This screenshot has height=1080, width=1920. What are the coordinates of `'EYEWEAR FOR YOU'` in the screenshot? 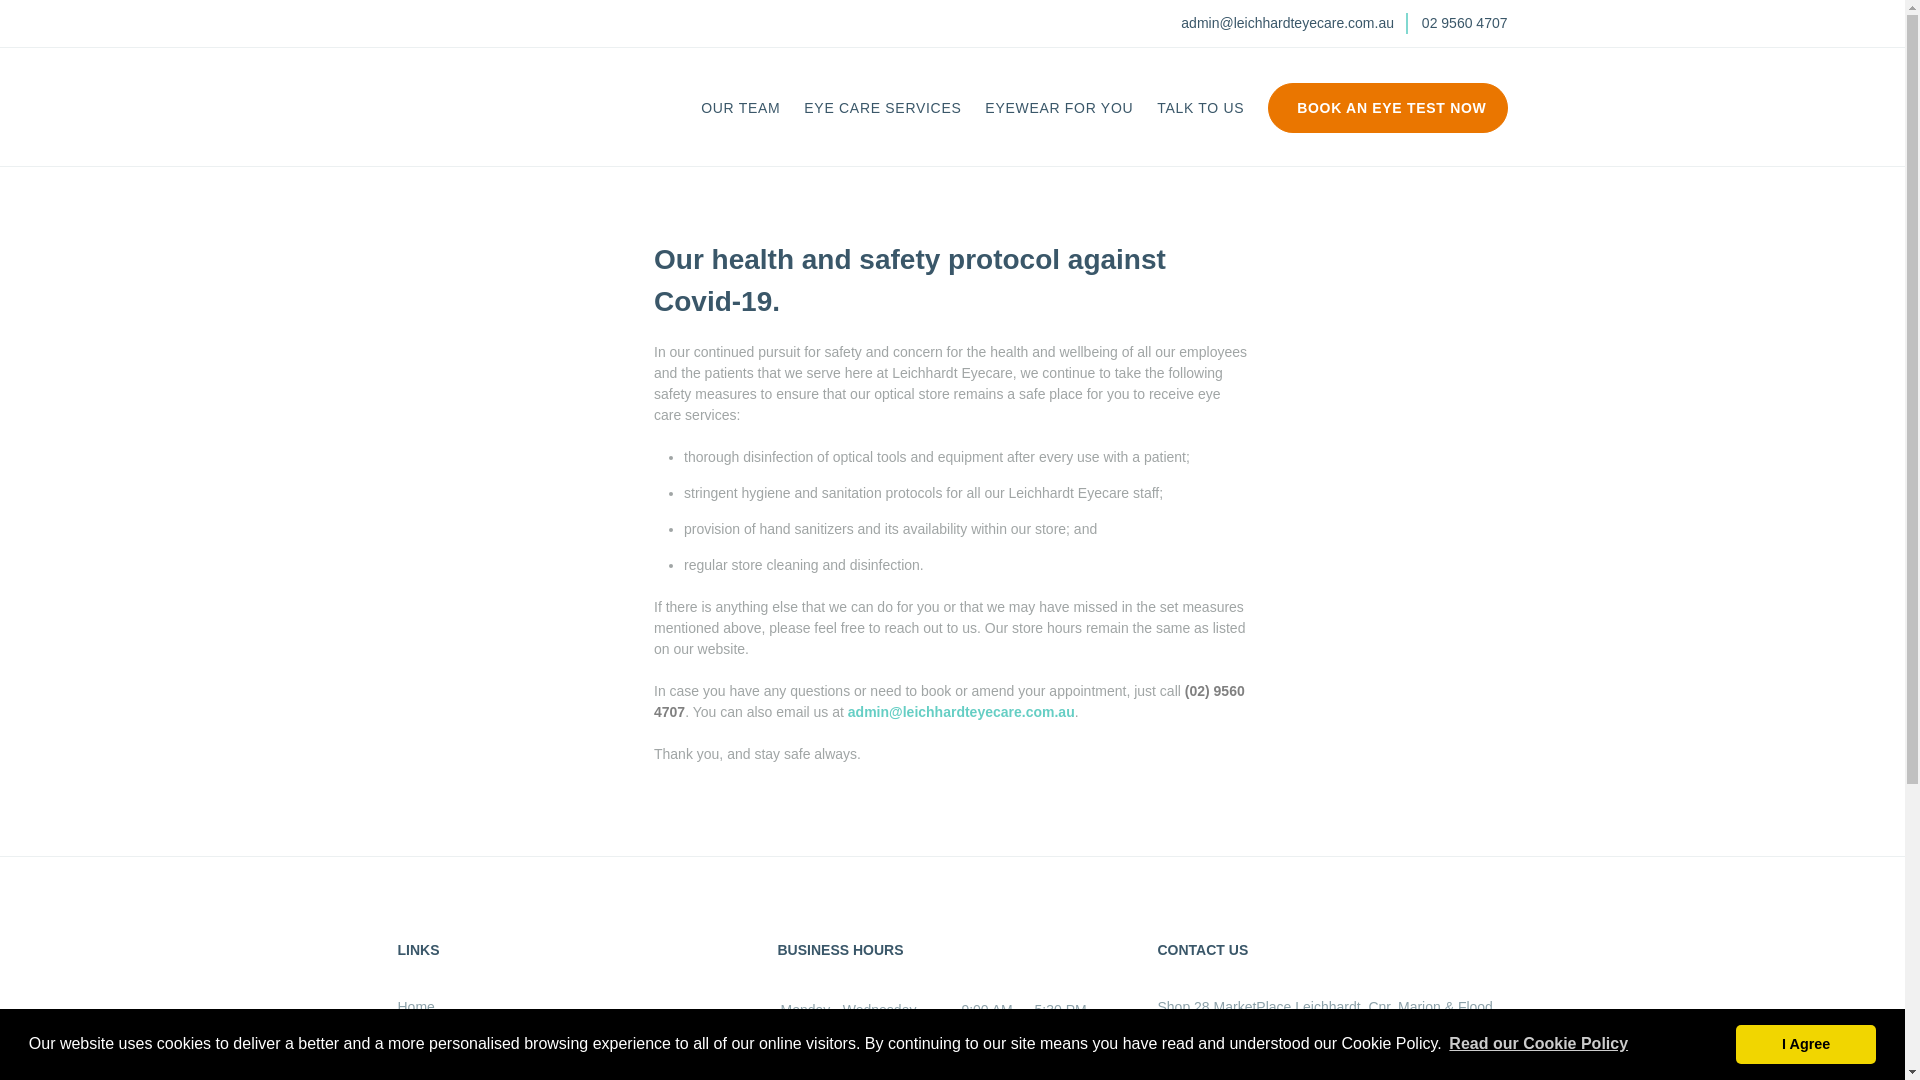 It's located at (984, 108).